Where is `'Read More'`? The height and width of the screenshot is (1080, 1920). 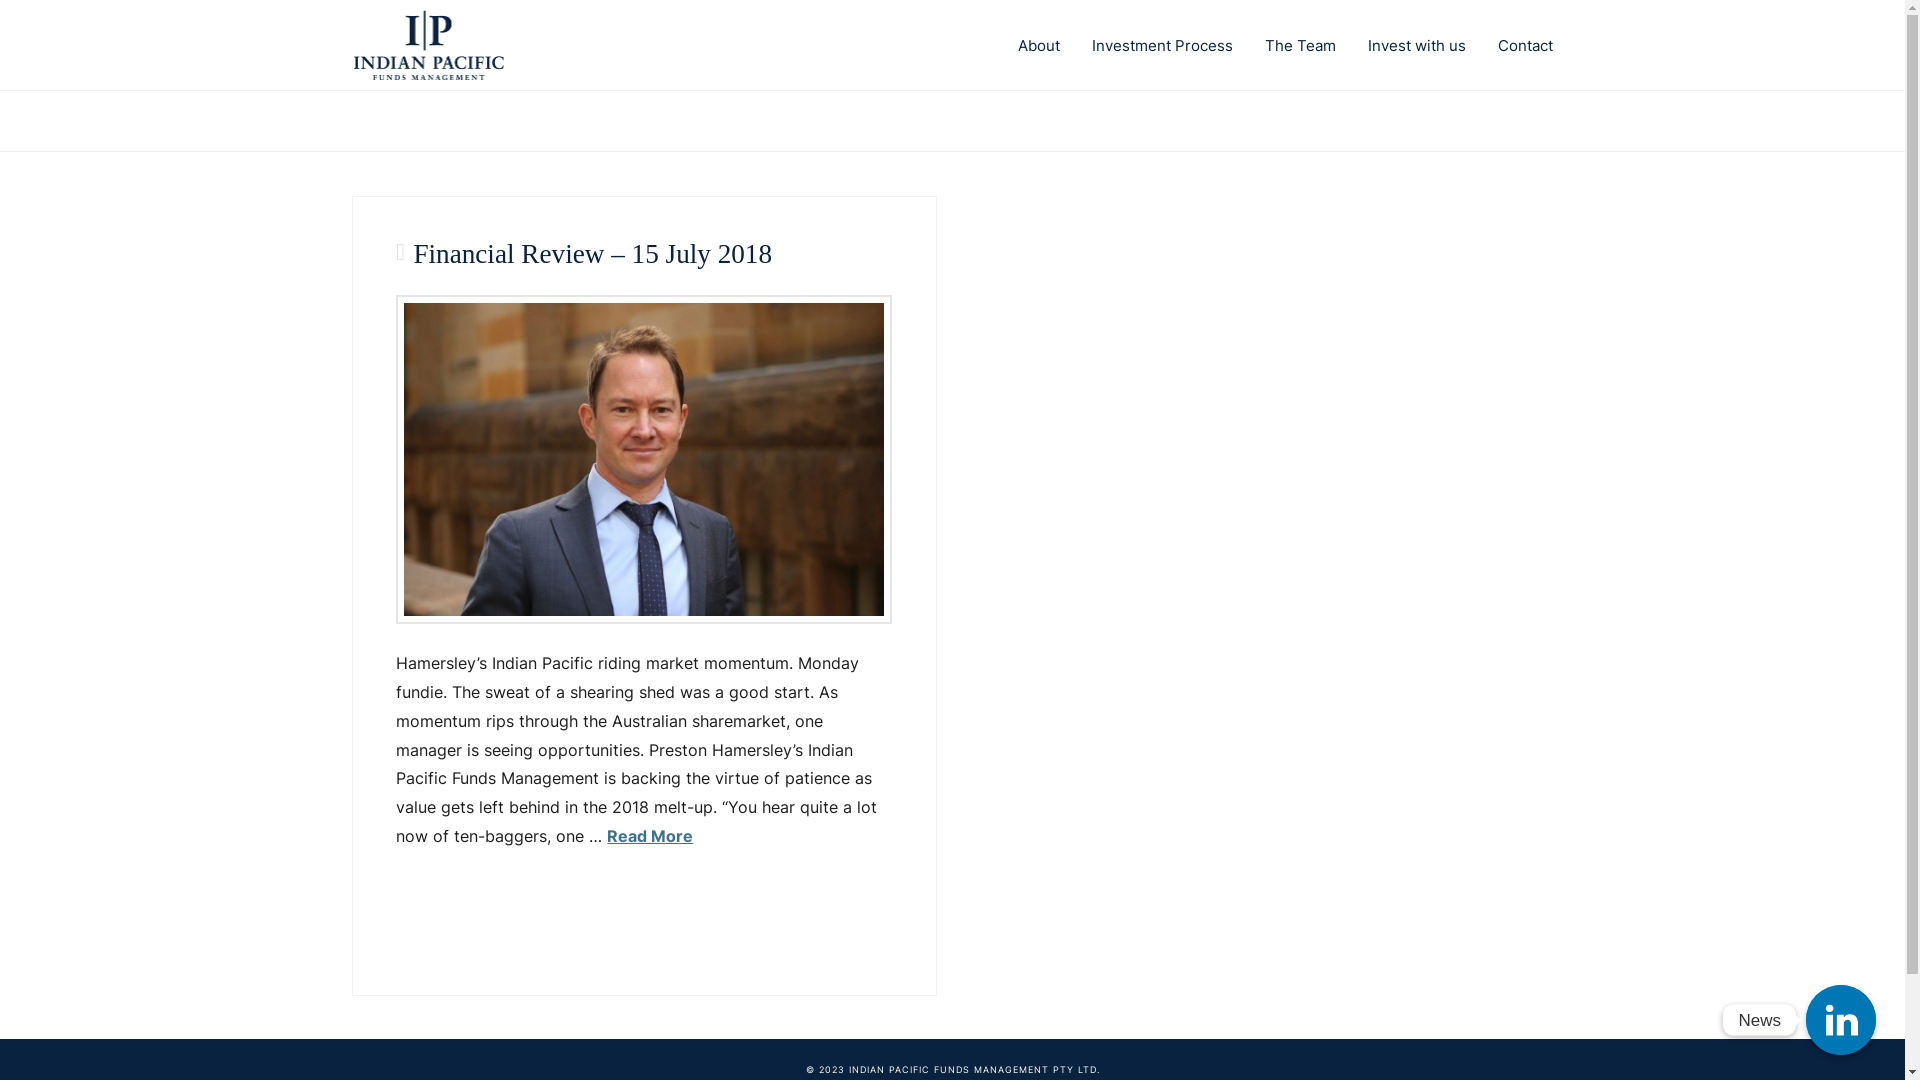
'Read More' is located at coordinates (649, 836).